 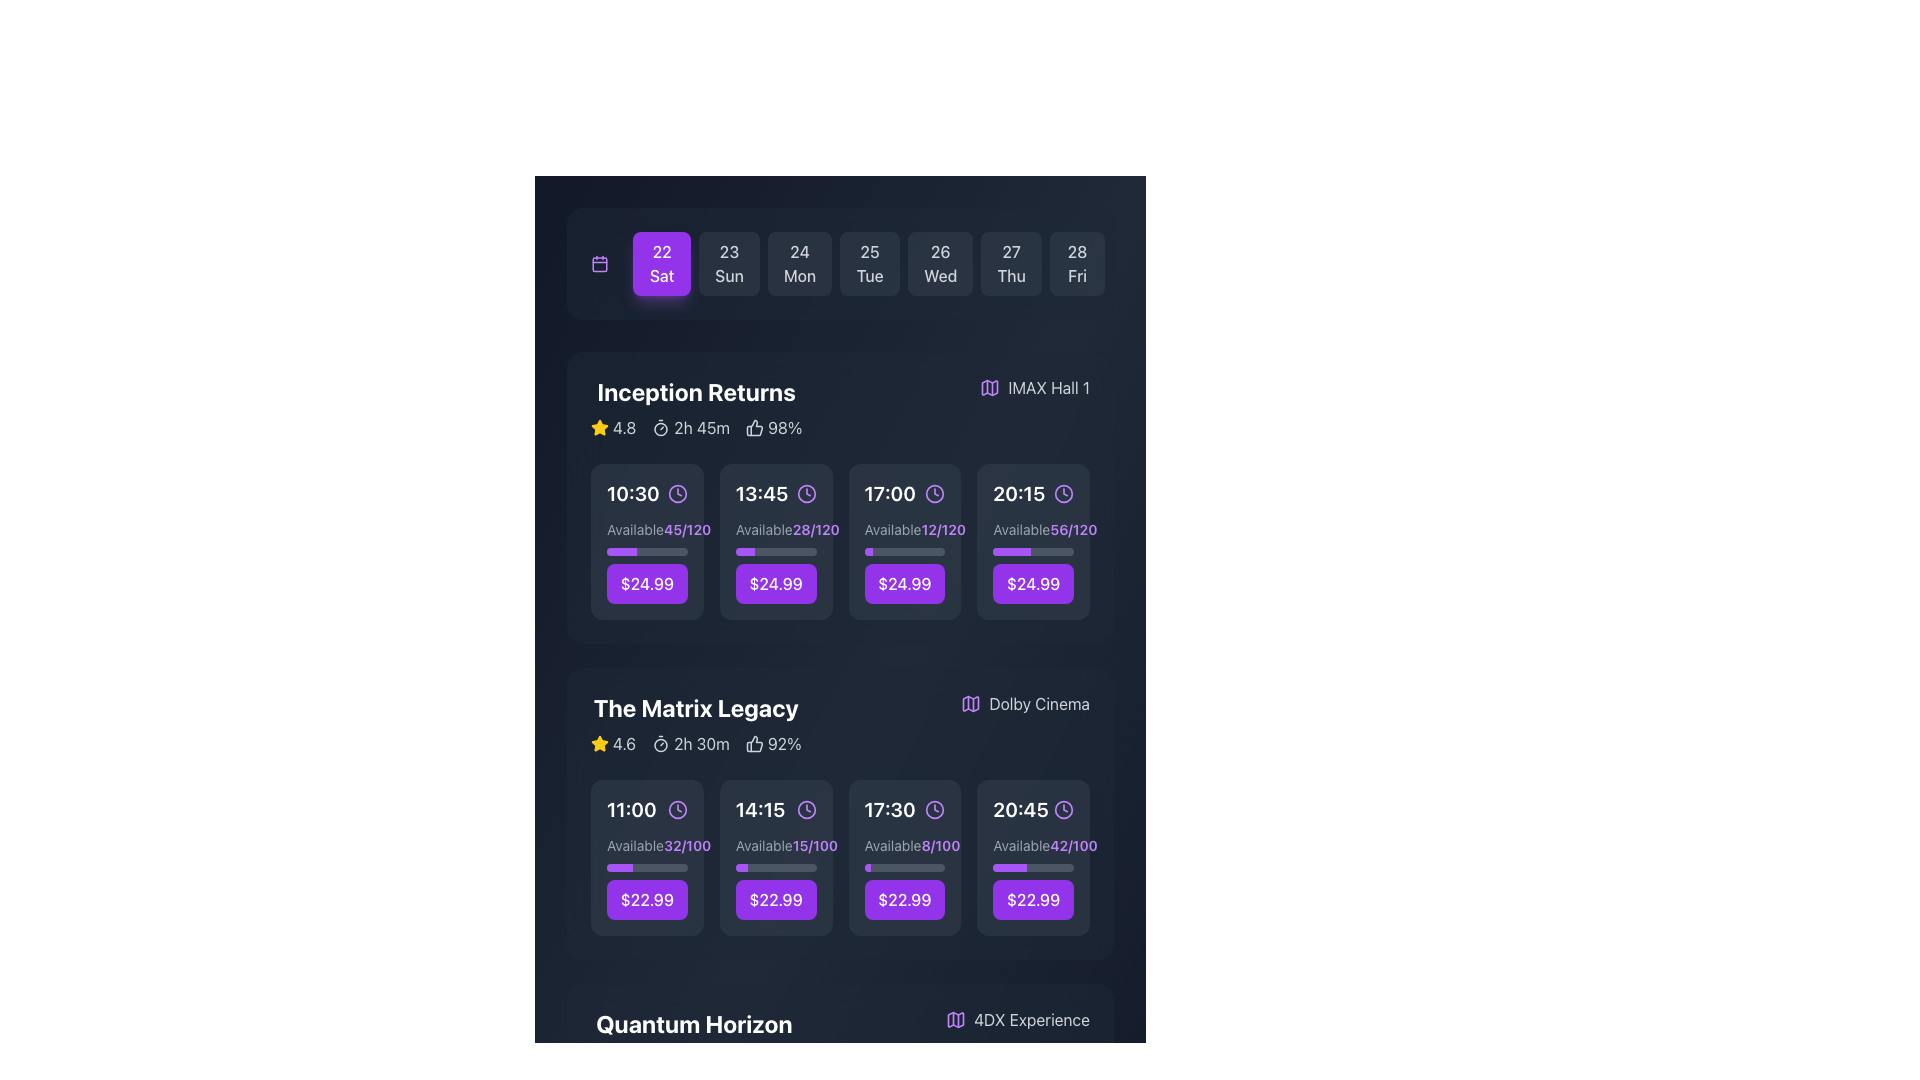 I want to click on the content of the Text label indicating available and total seats for the selected movie time slot for 'The Matrix Legacy', positioned above the purple availability bar and below the time slot '17:30', so click(x=903, y=845).